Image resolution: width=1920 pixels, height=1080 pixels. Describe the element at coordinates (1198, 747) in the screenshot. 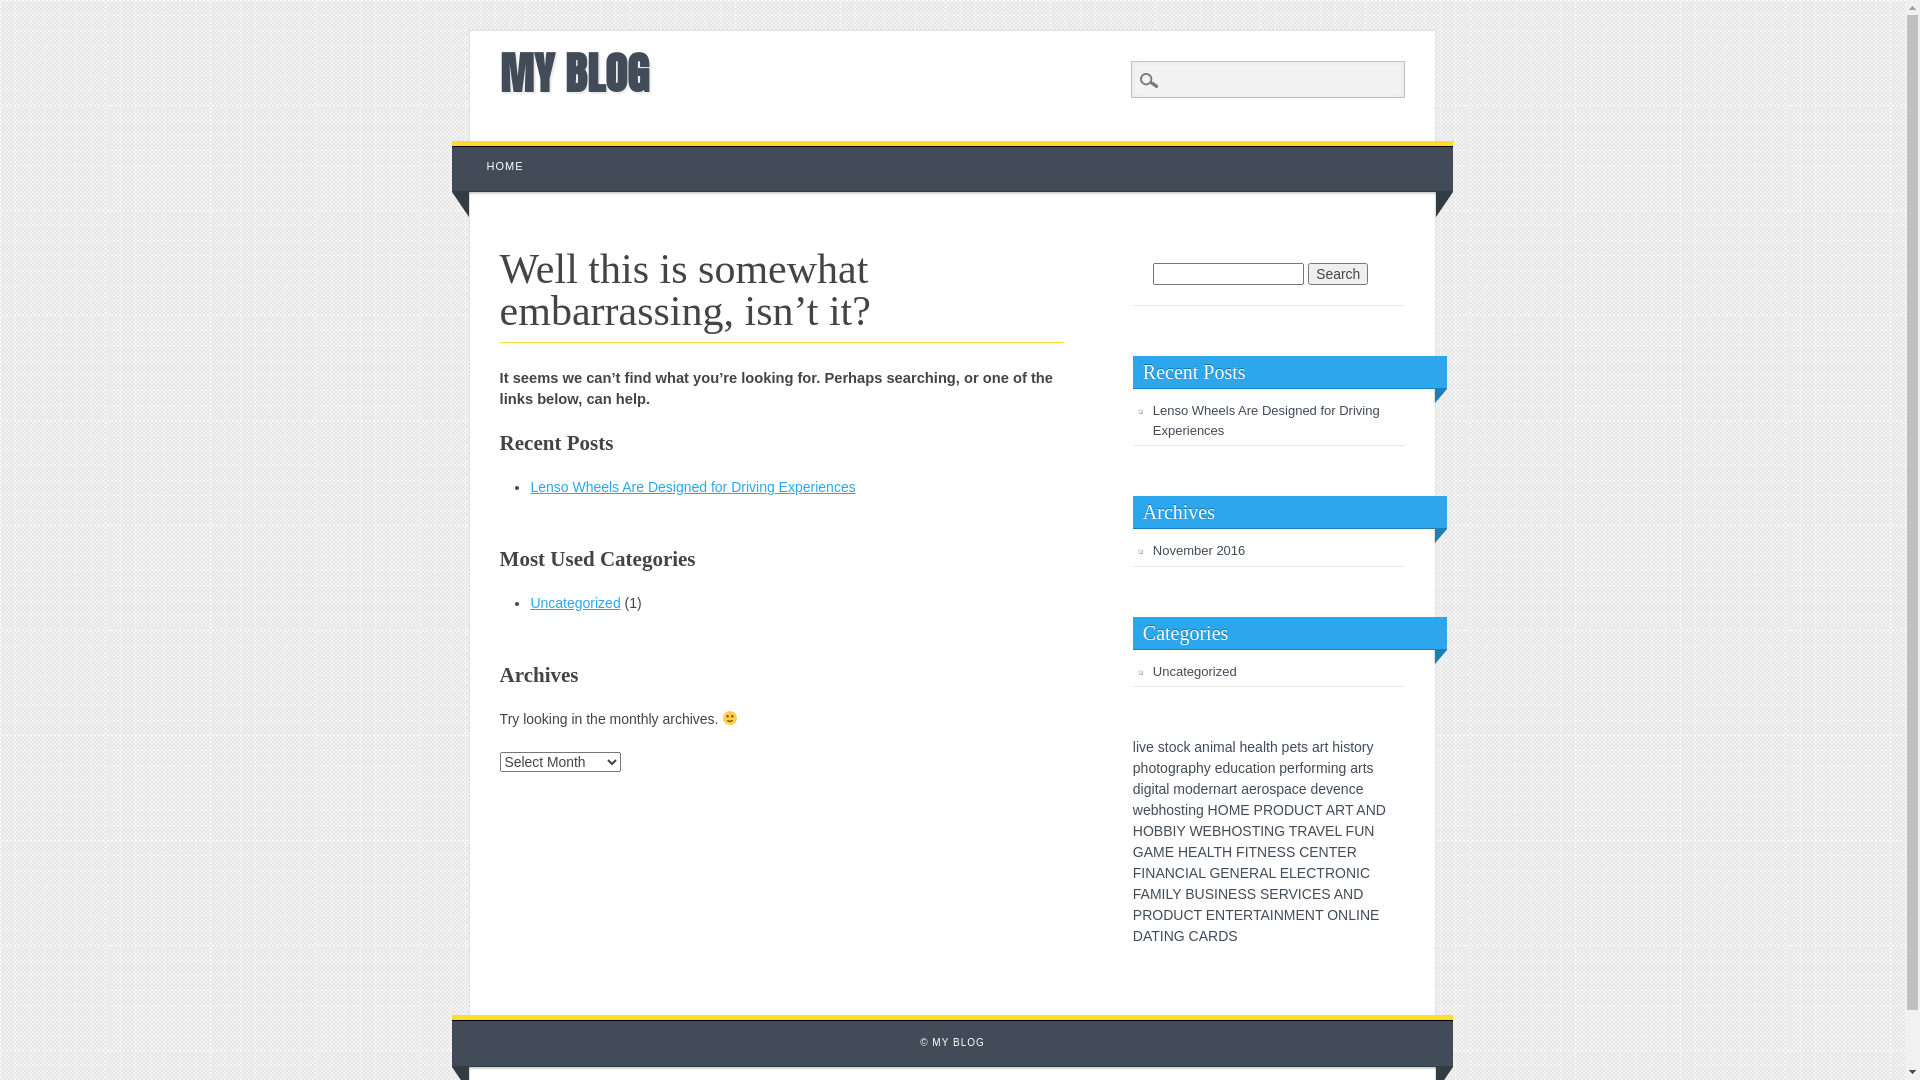

I see `'a'` at that location.